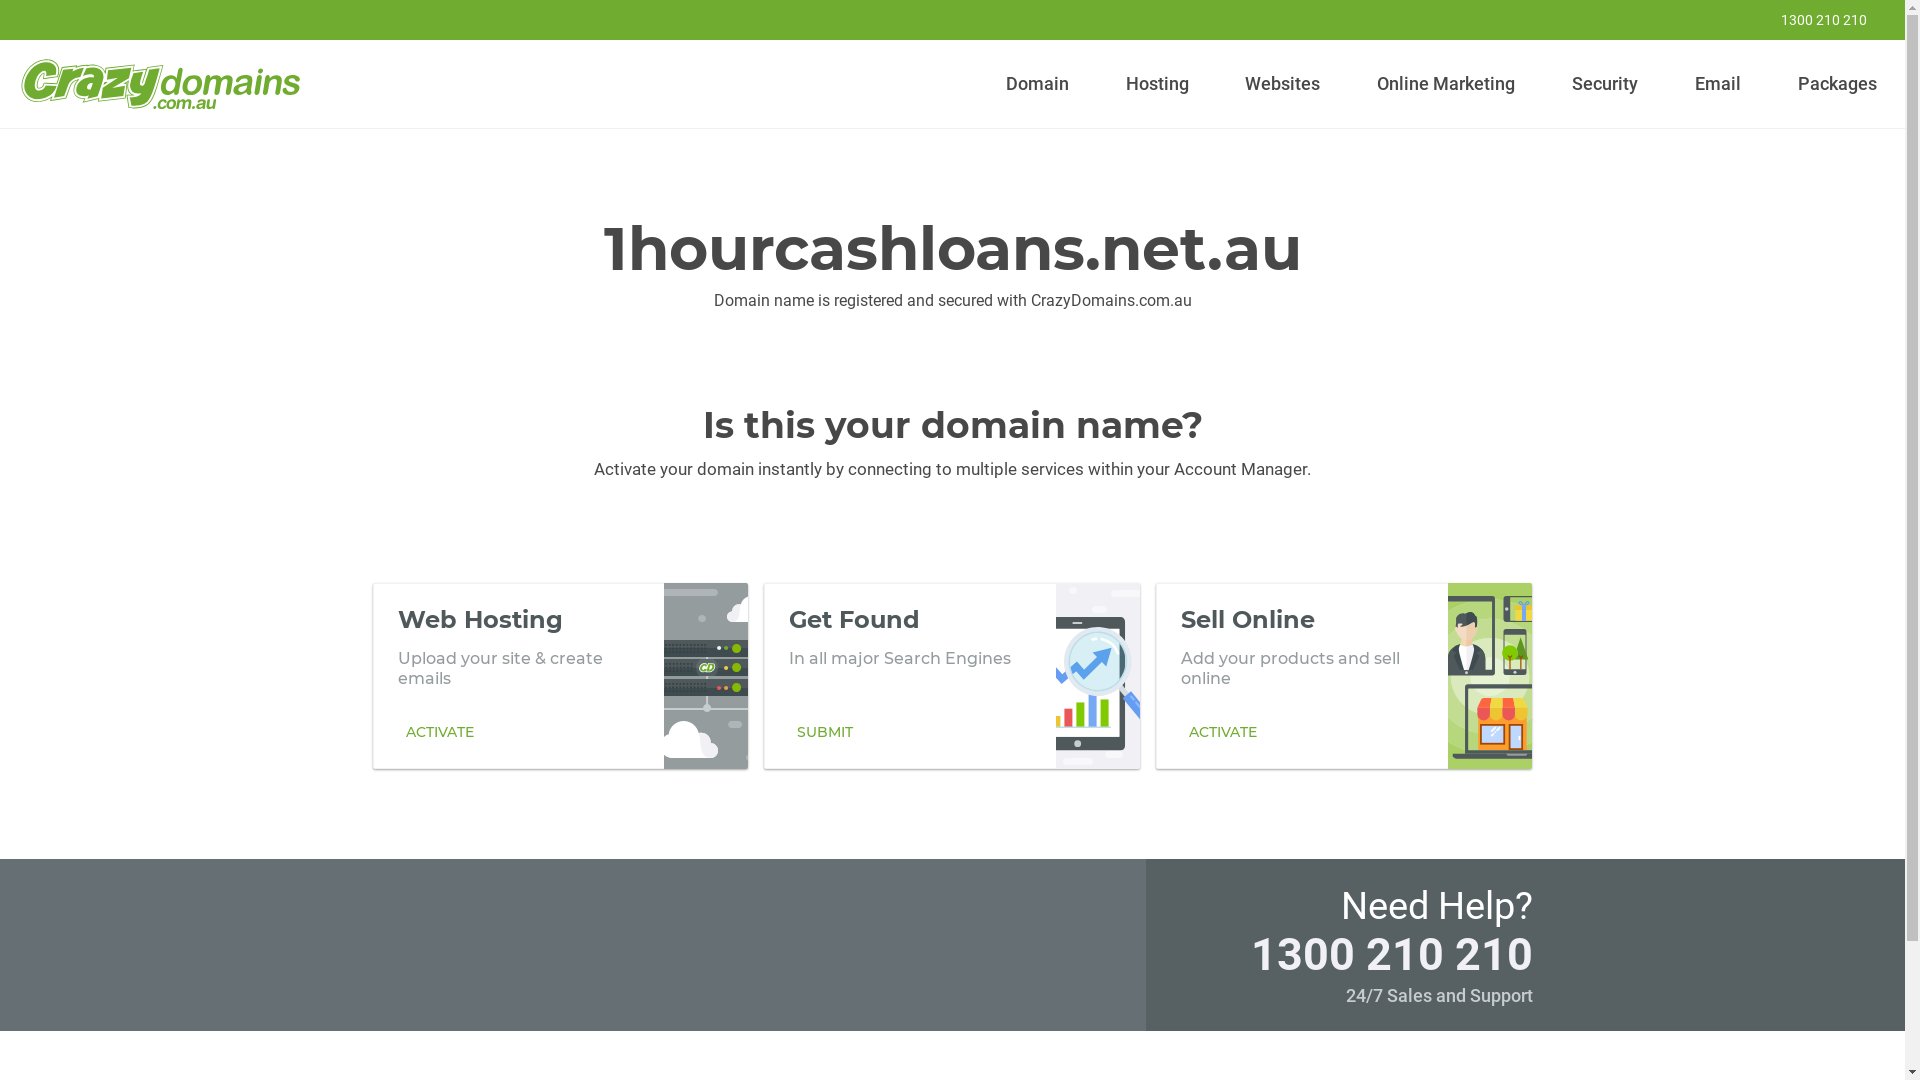  What do you see at coordinates (1716, 83) in the screenshot?
I see `'Email'` at bounding box center [1716, 83].